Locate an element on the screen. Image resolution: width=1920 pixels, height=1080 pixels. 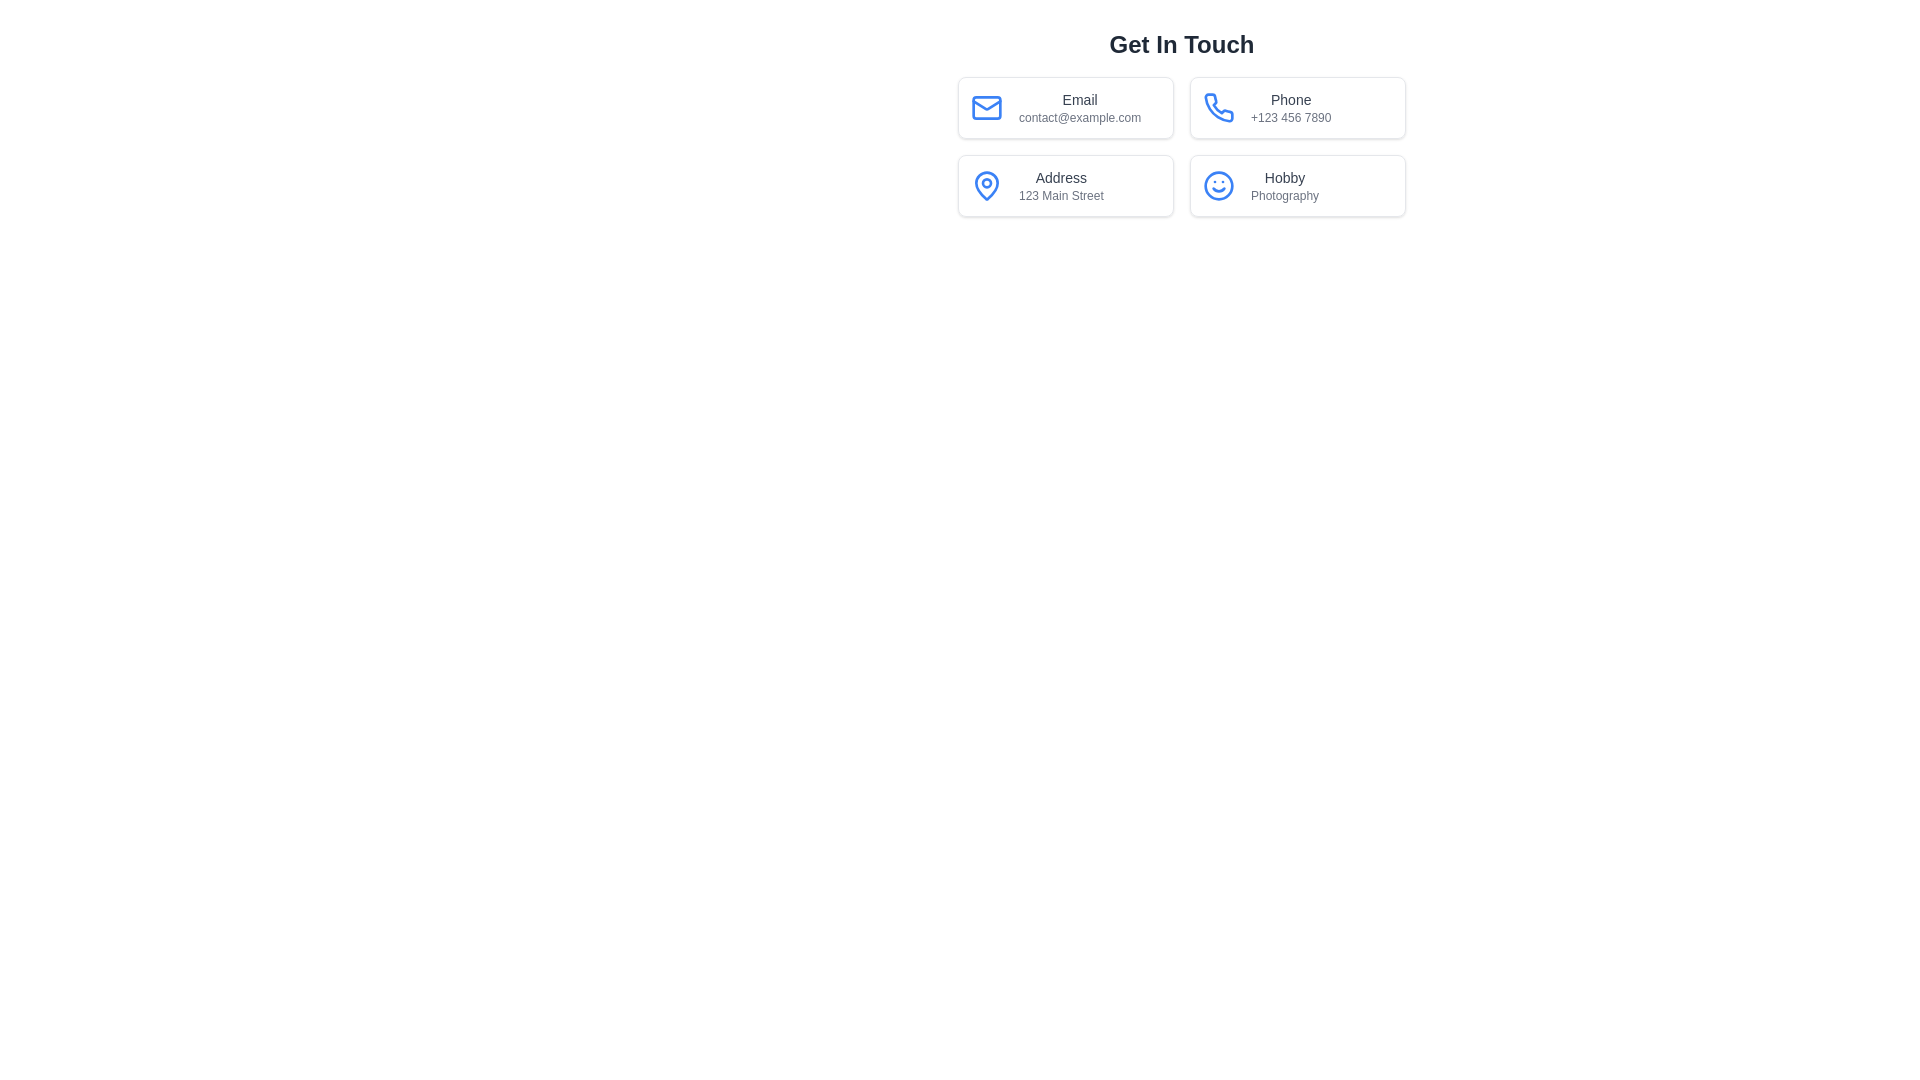
the blue map pin icon located in the 'Address' section of the contact information grid, positioned to the left of the text 'Address' and '123 Main Street' is located at coordinates (987, 185).